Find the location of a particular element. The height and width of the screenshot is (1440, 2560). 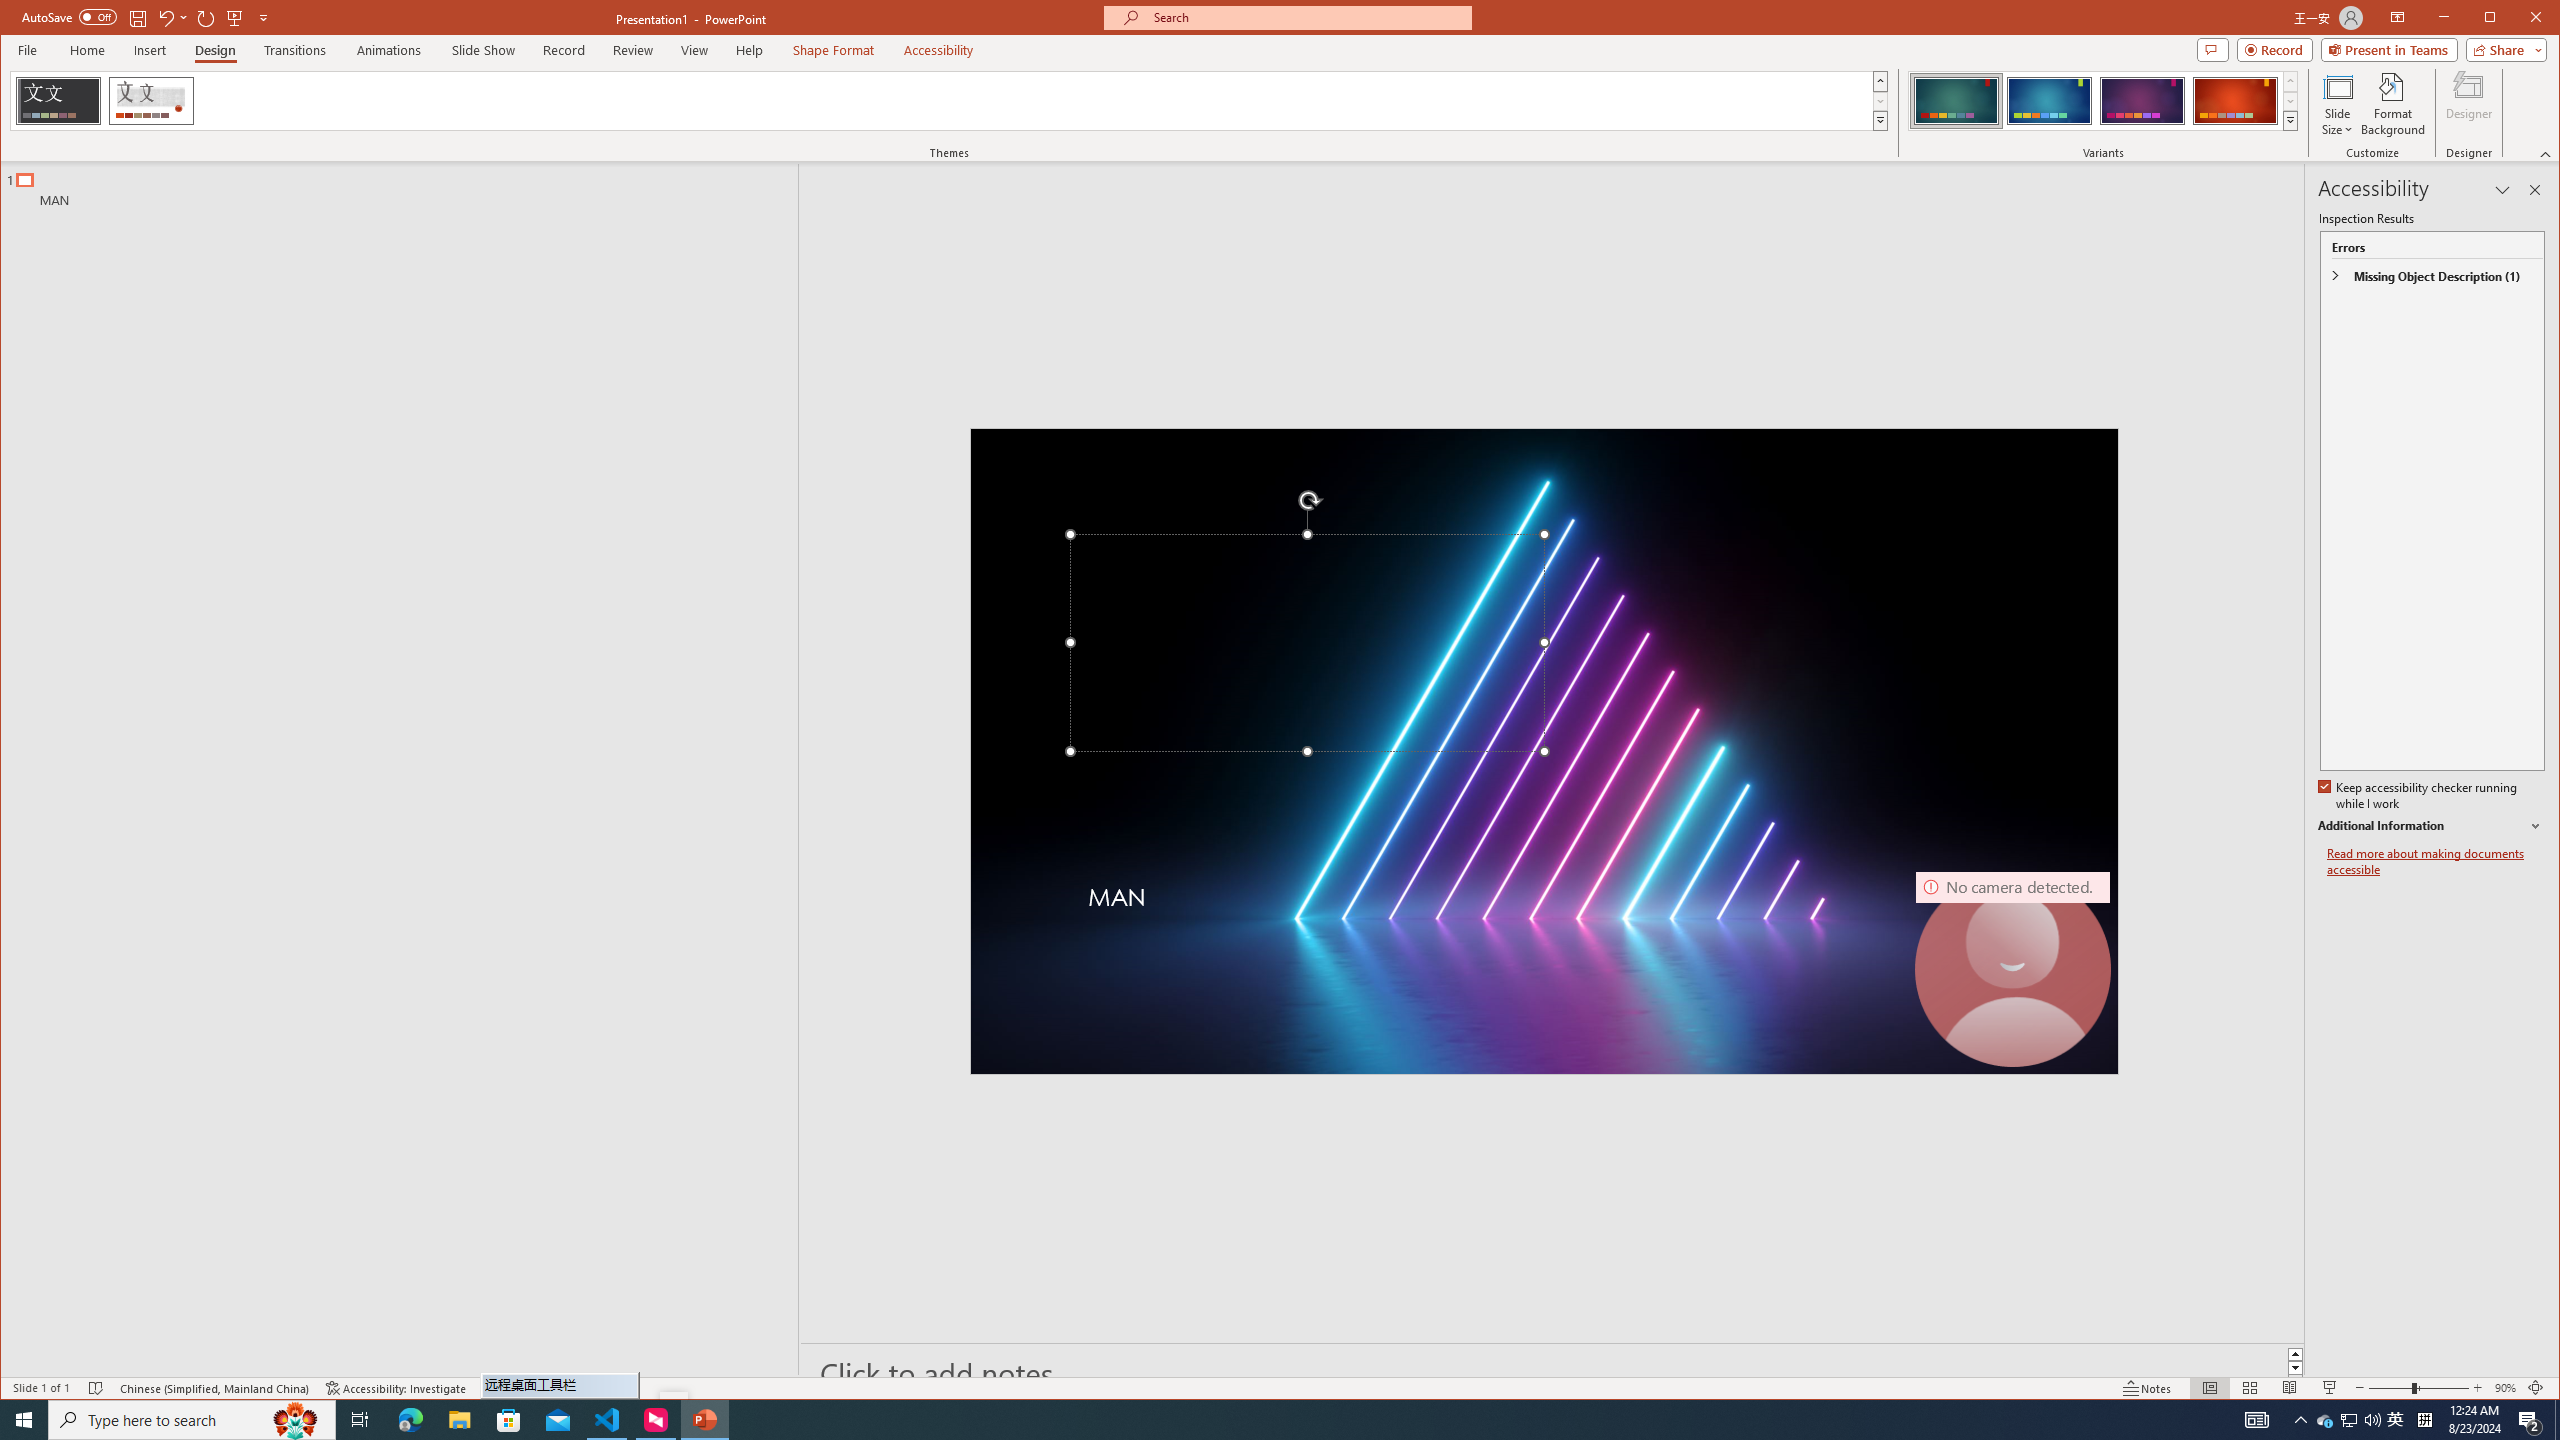

'Wood Type' is located at coordinates (150, 100).